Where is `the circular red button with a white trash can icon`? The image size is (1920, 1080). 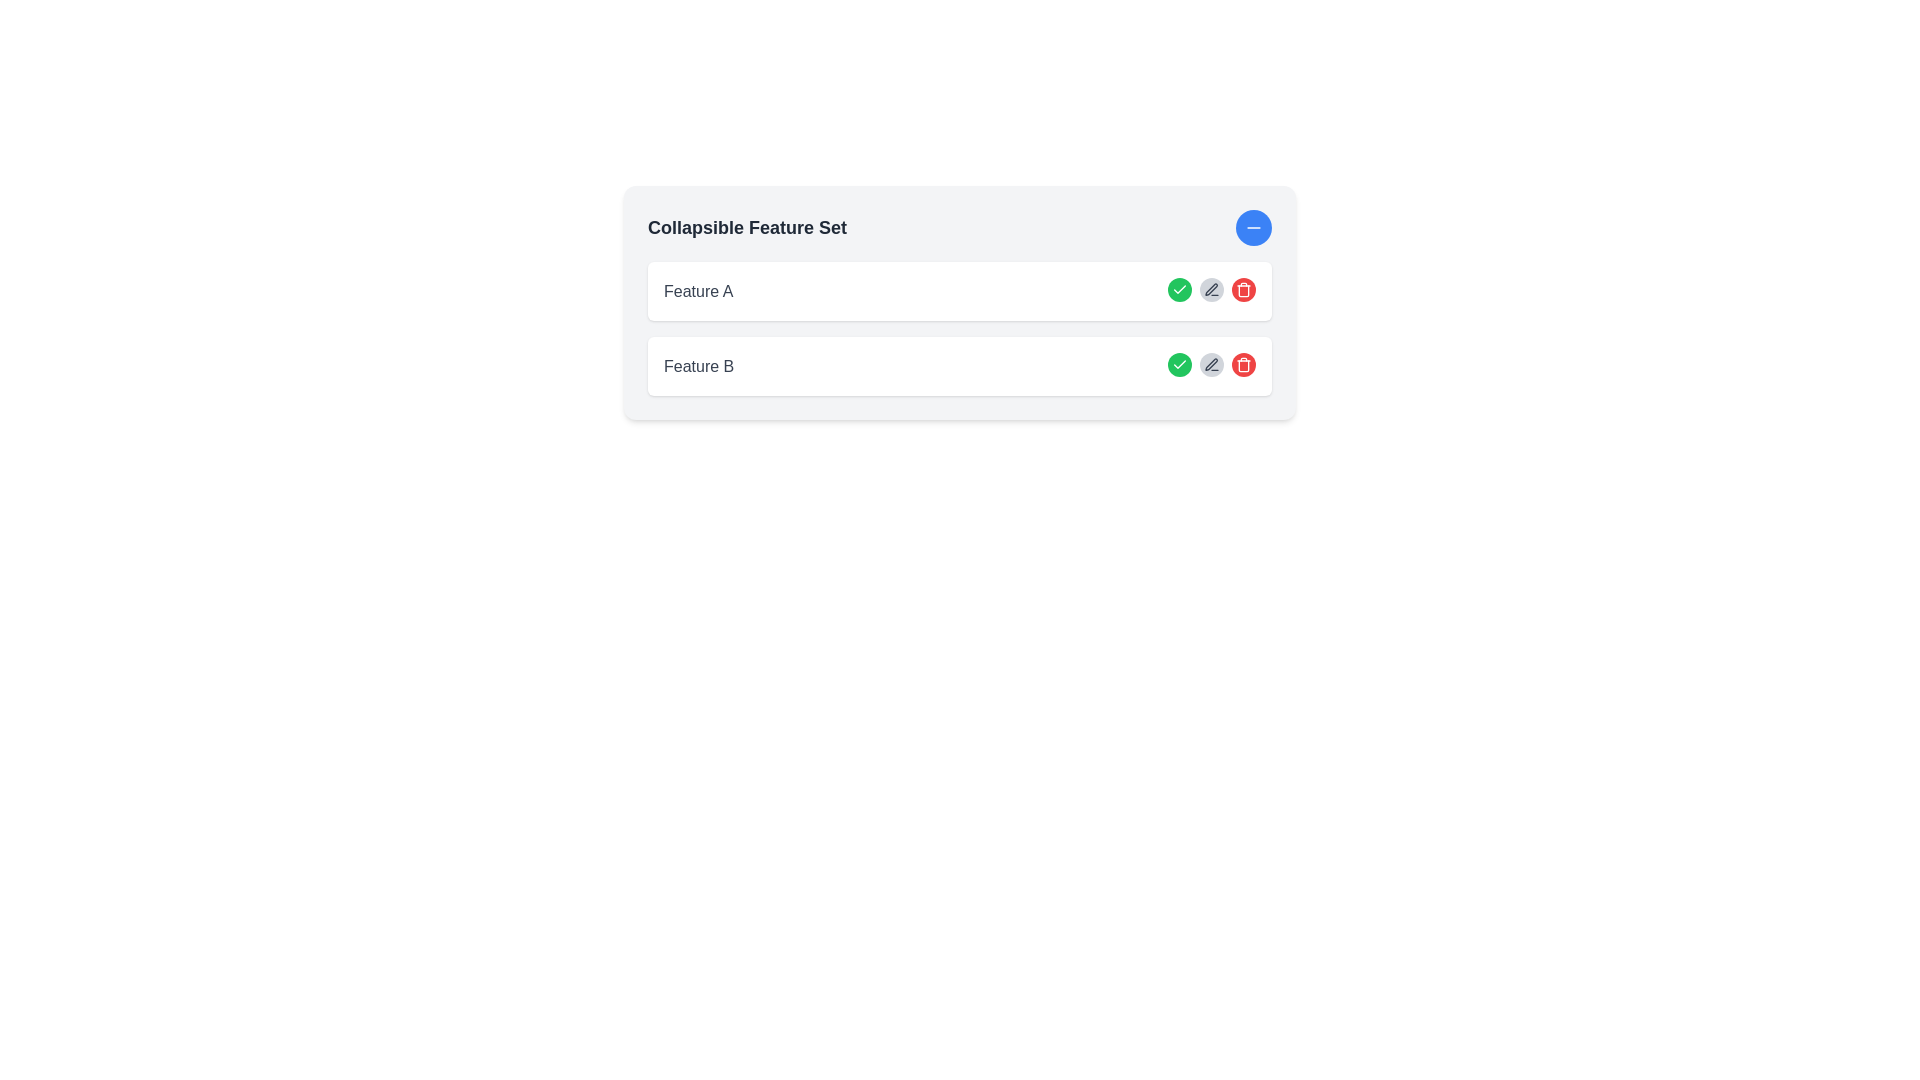 the circular red button with a white trash can icon is located at coordinates (1242, 289).